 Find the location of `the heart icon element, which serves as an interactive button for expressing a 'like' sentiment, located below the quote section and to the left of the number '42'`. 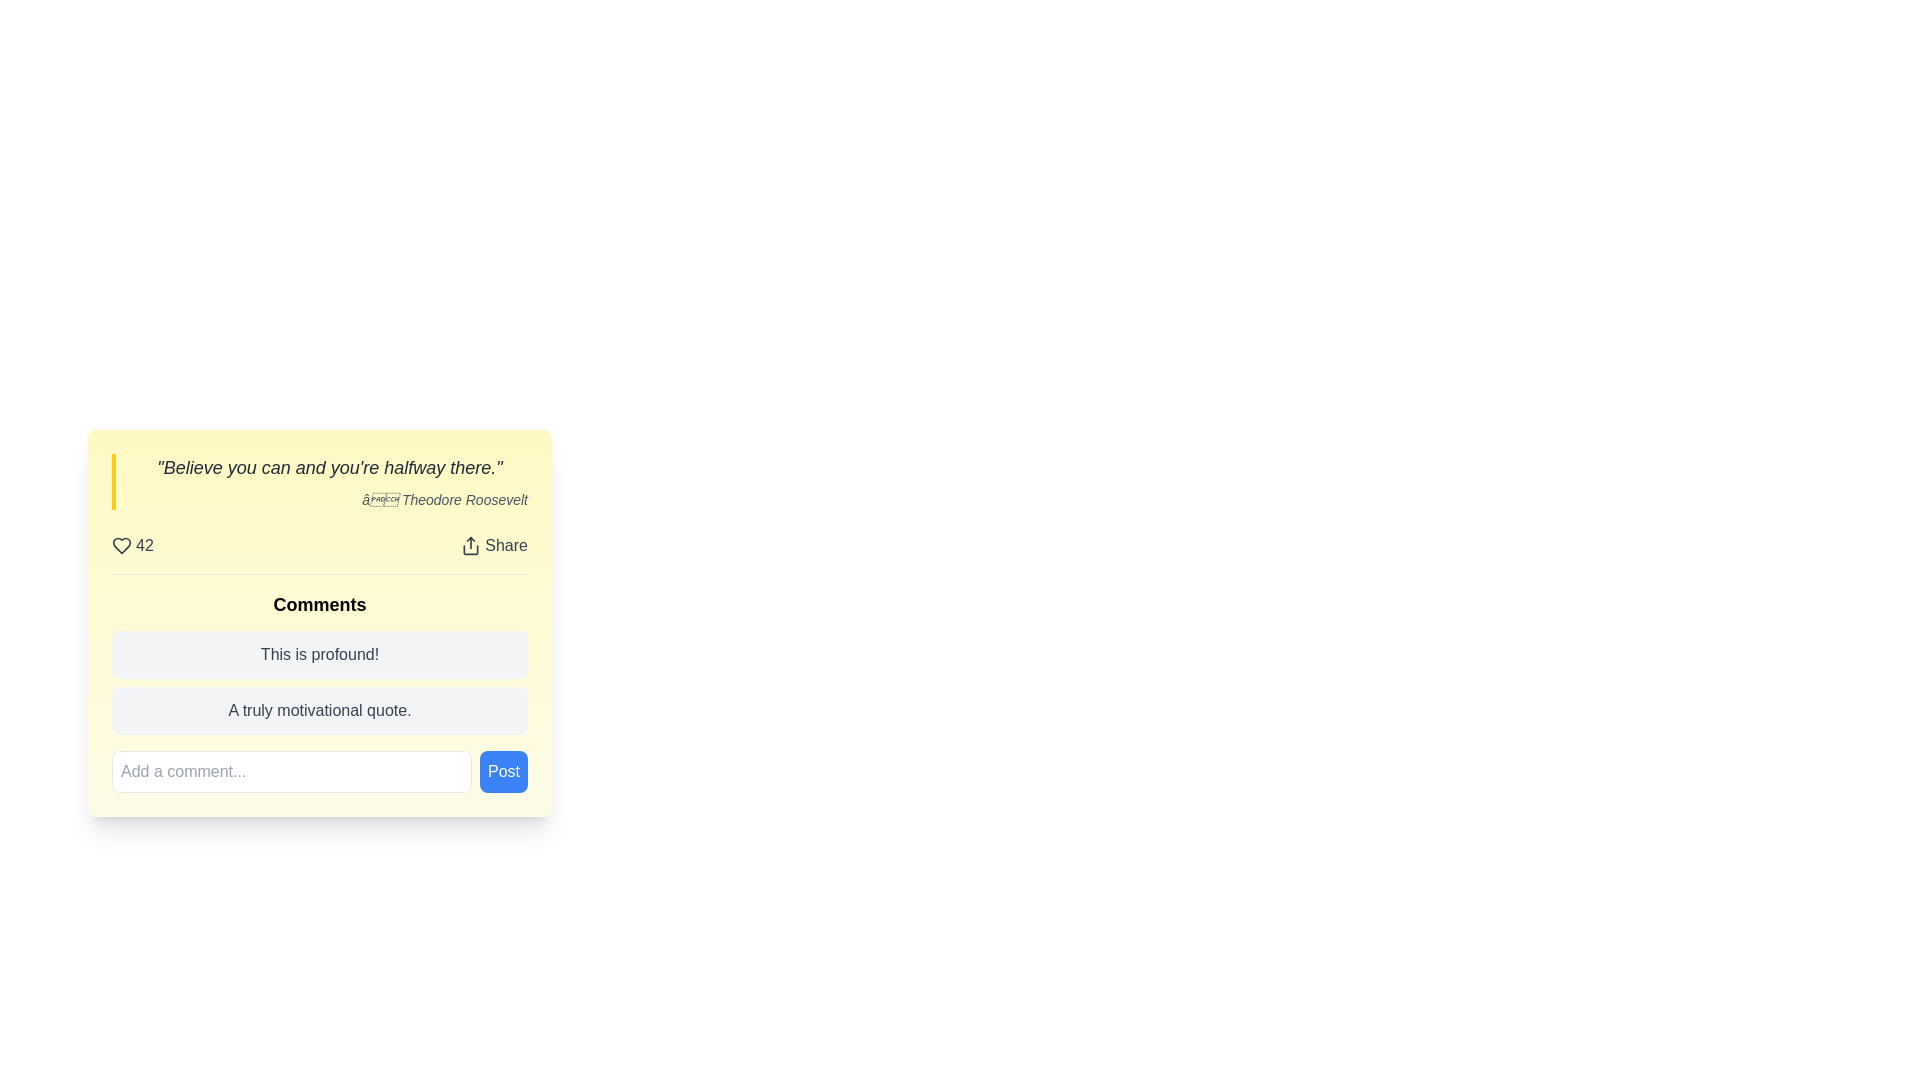

the heart icon element, which serves as an interactive button for expressing a 'like' sentiment, located below the quote section and to the left of the number '42' is located at coordinates (120, 546).